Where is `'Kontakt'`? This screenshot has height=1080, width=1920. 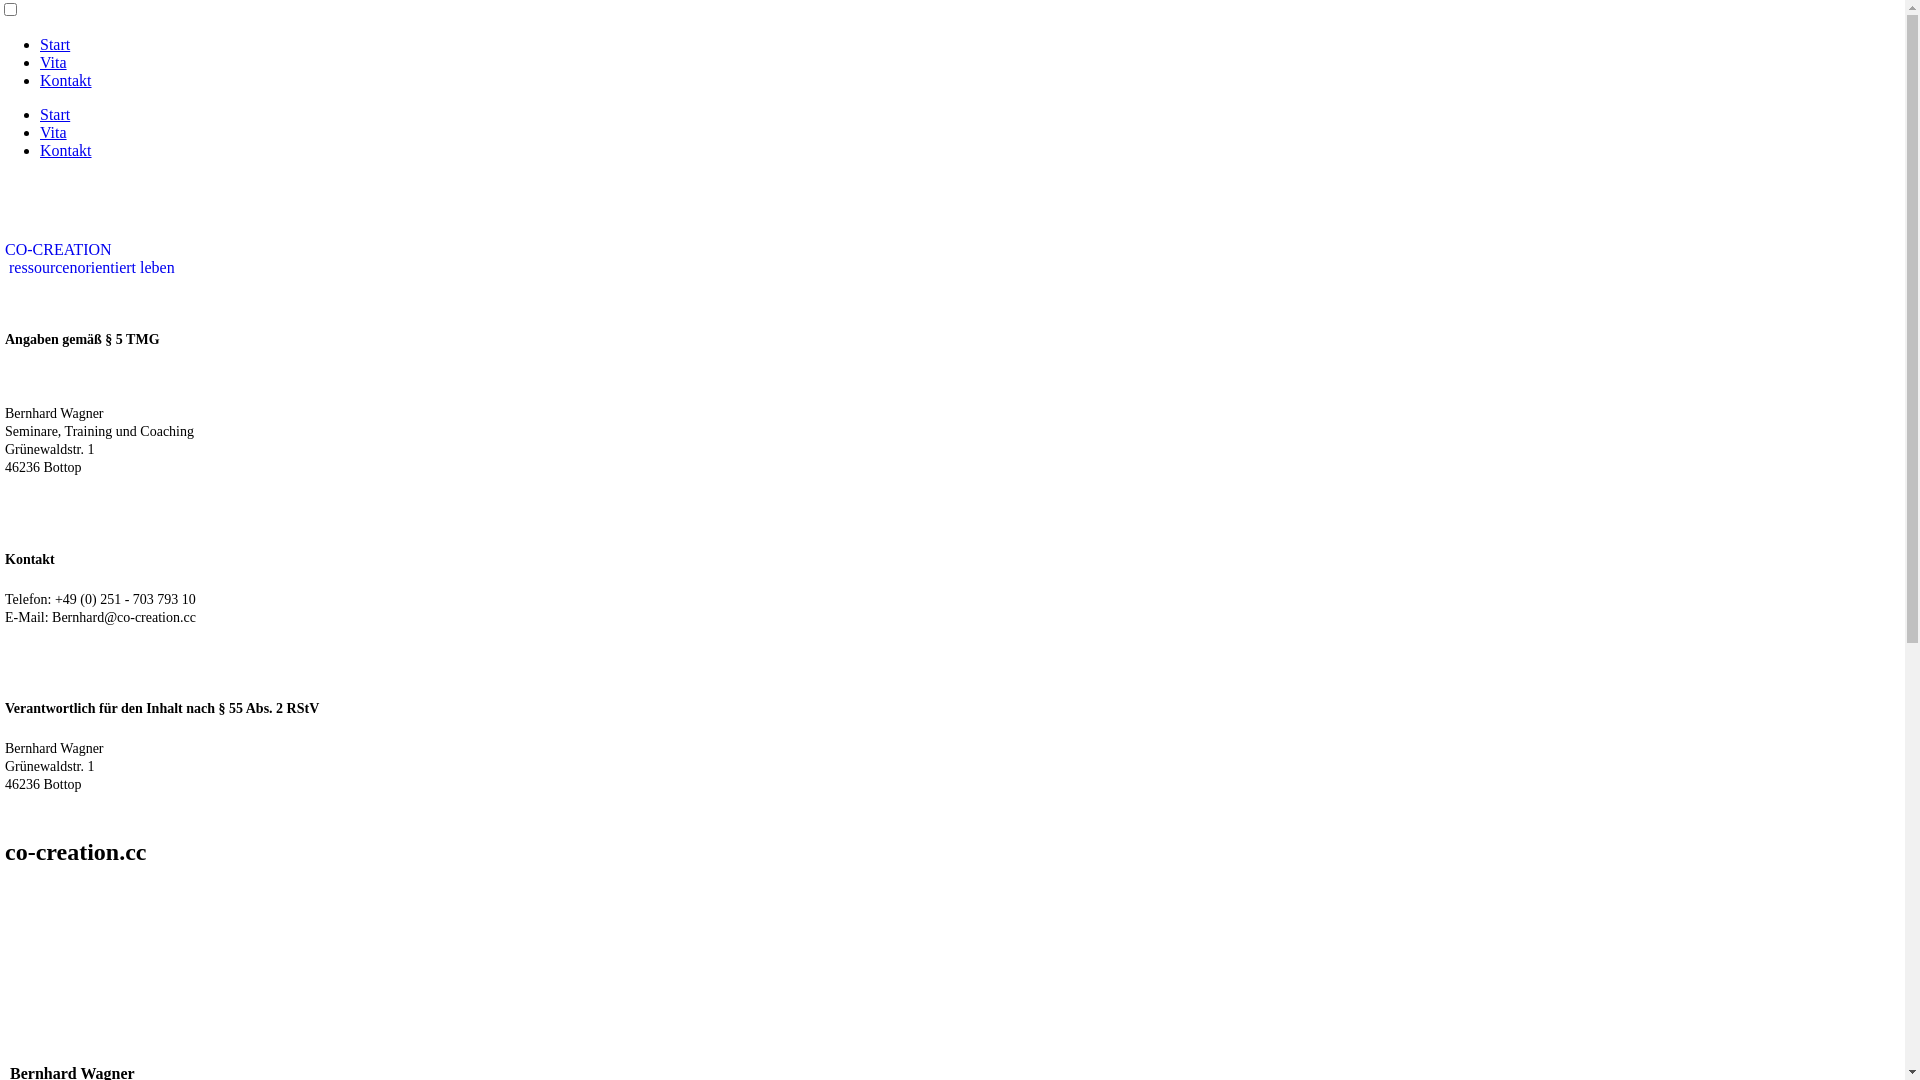
'Kontakt' is located at coordinates (66, 149).